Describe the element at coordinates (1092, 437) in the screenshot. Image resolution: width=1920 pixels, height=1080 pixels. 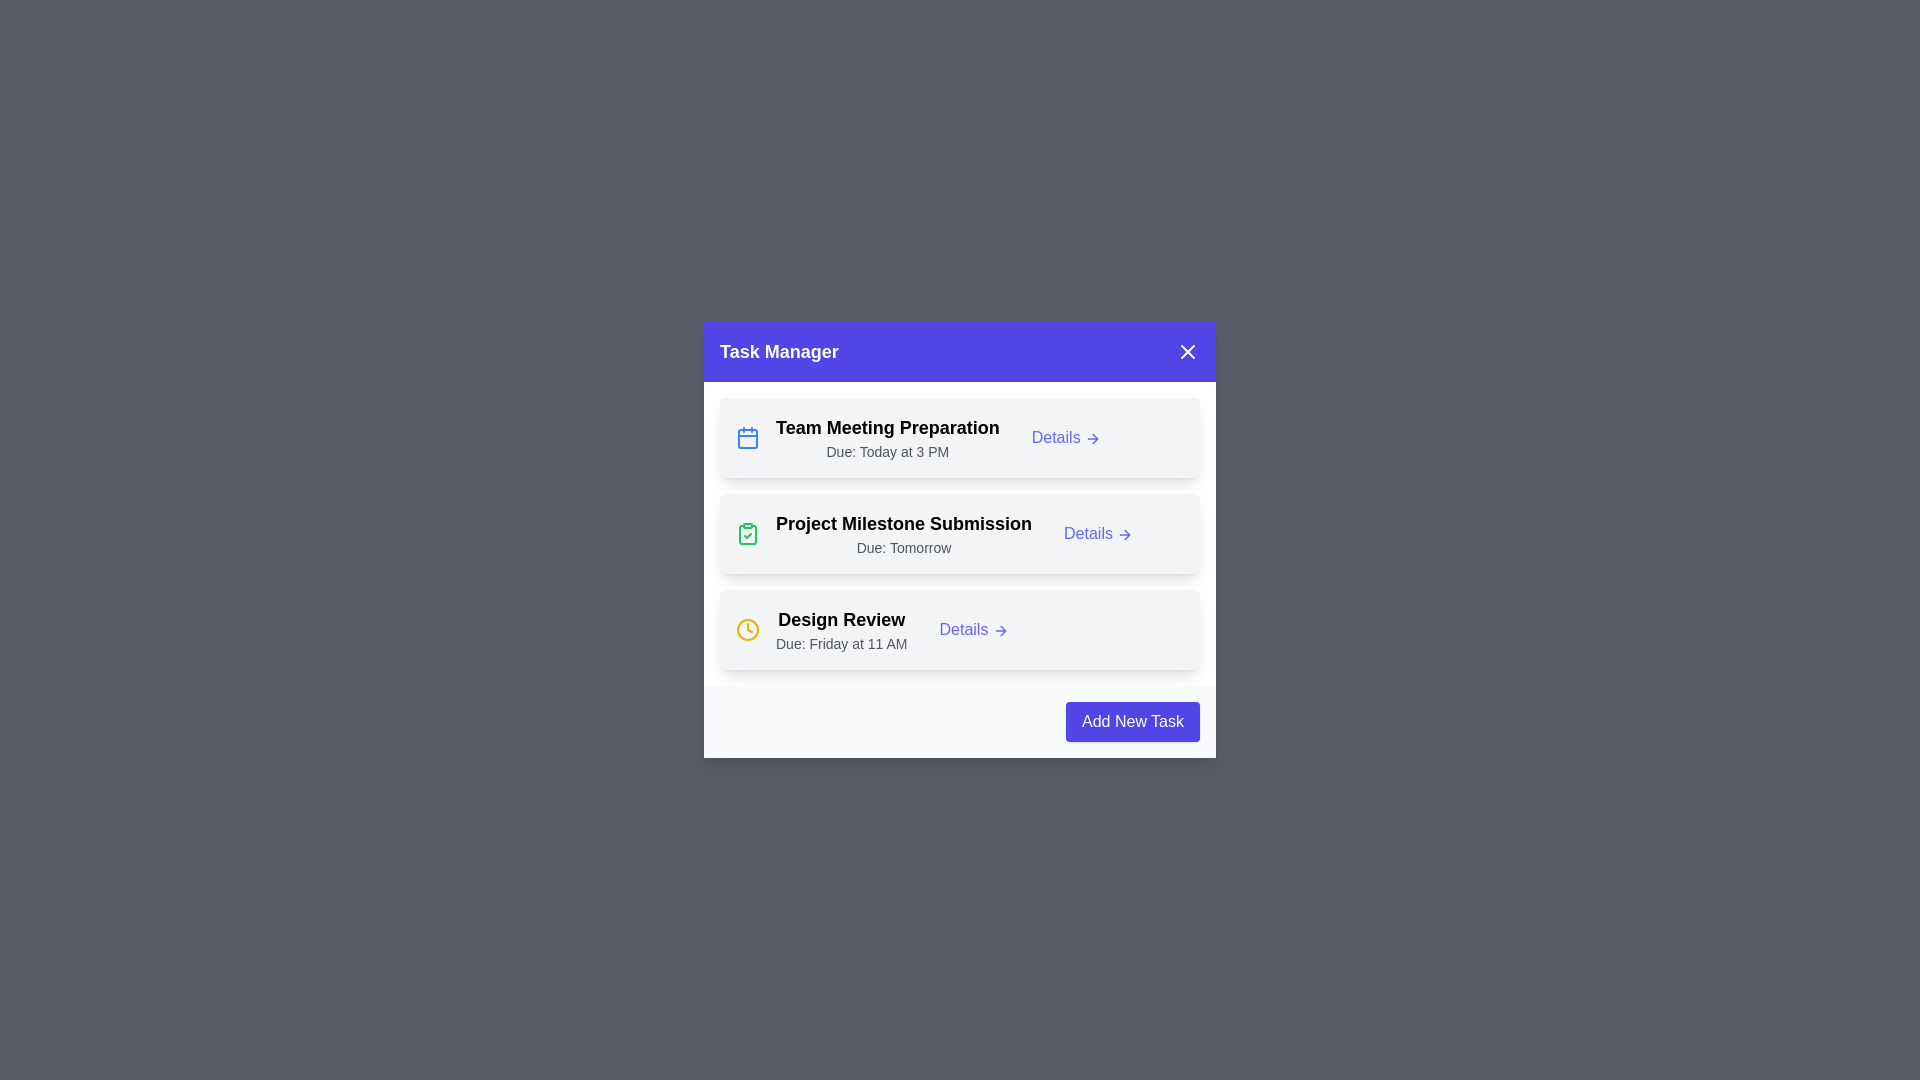
I see `the rightward-pointing arrow icon embedded in the hyperlink labeled 'Details'` at that location.